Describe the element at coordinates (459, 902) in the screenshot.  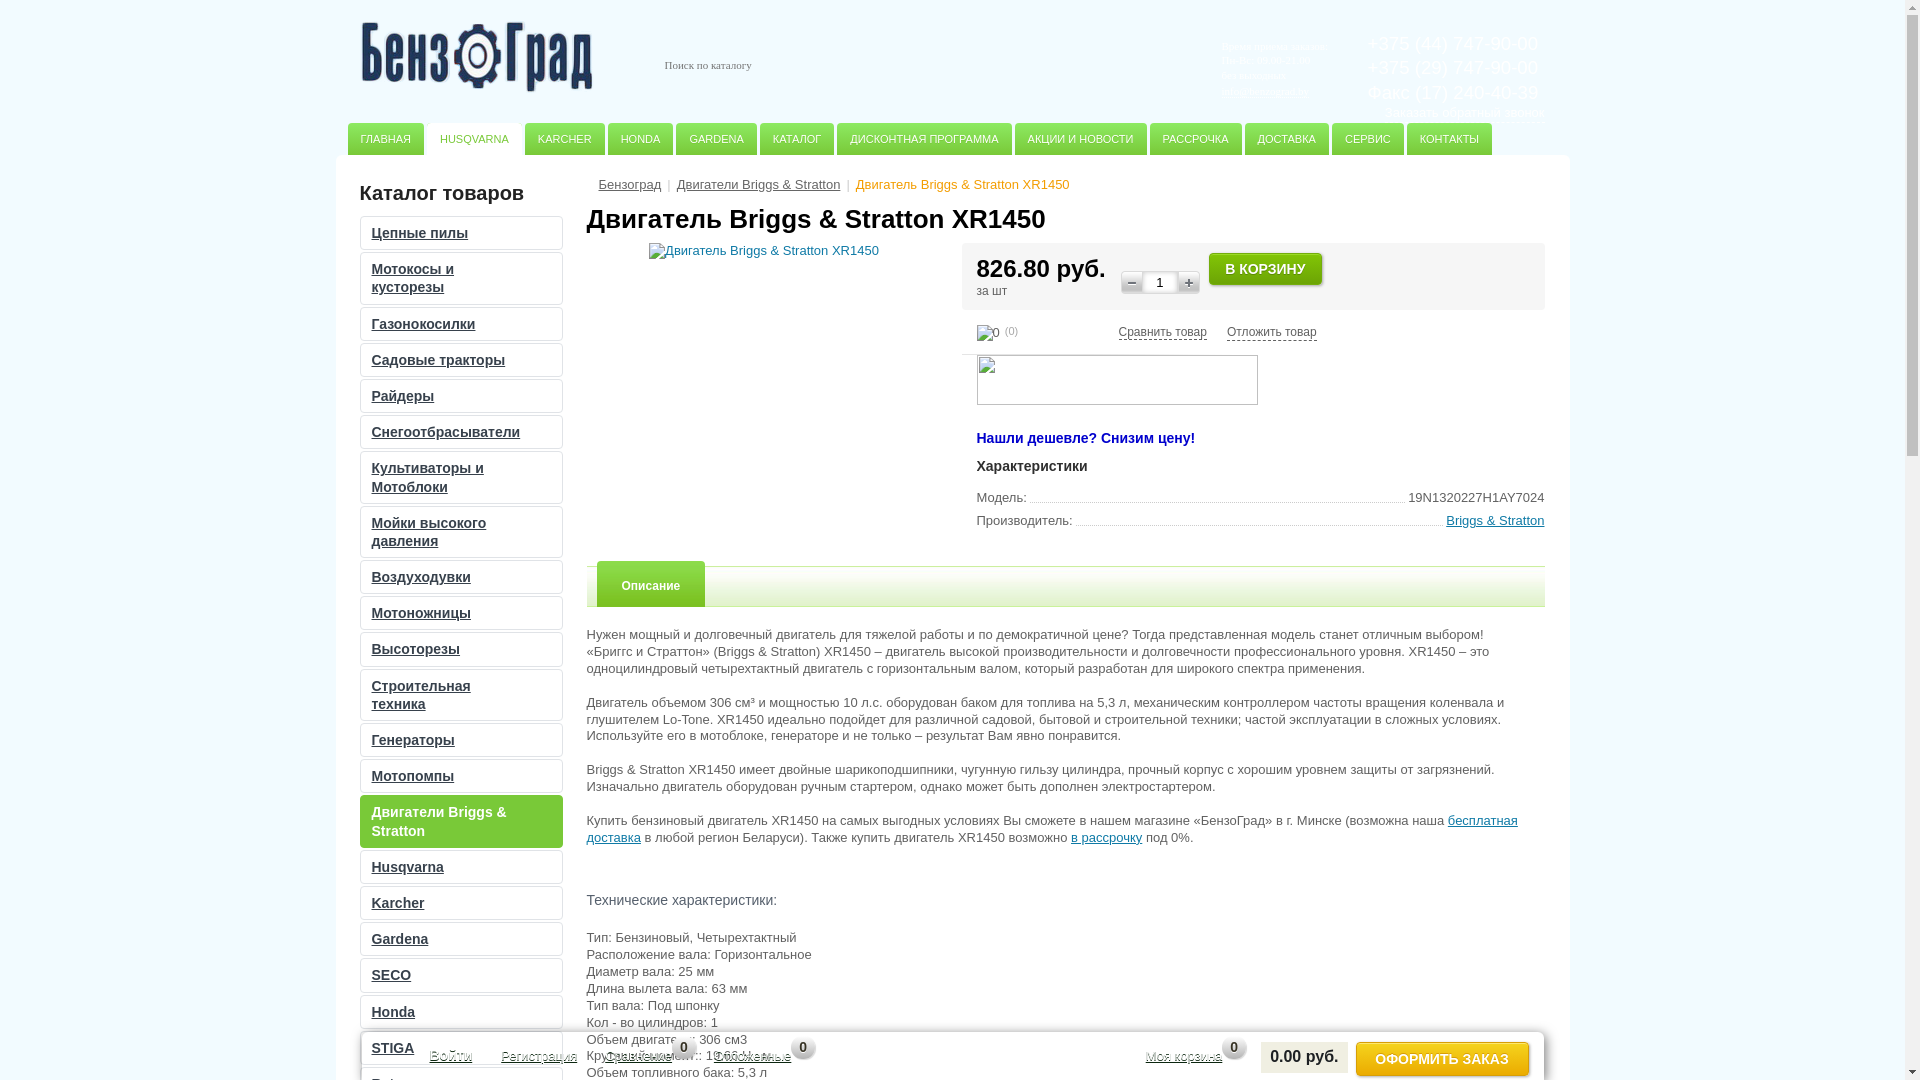
I see `'Karcher'` at that location.